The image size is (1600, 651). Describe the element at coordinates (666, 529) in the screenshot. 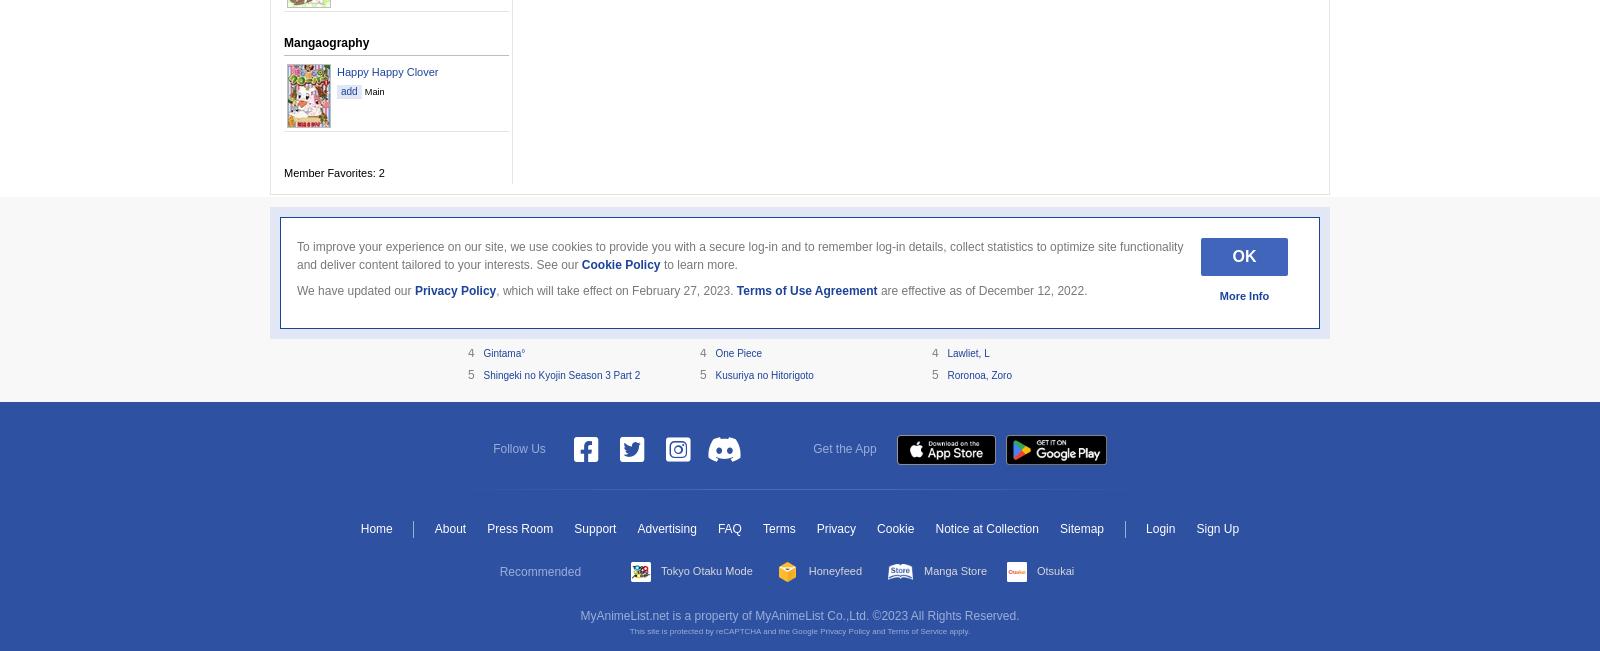

I see `'Advertising'` at that location.